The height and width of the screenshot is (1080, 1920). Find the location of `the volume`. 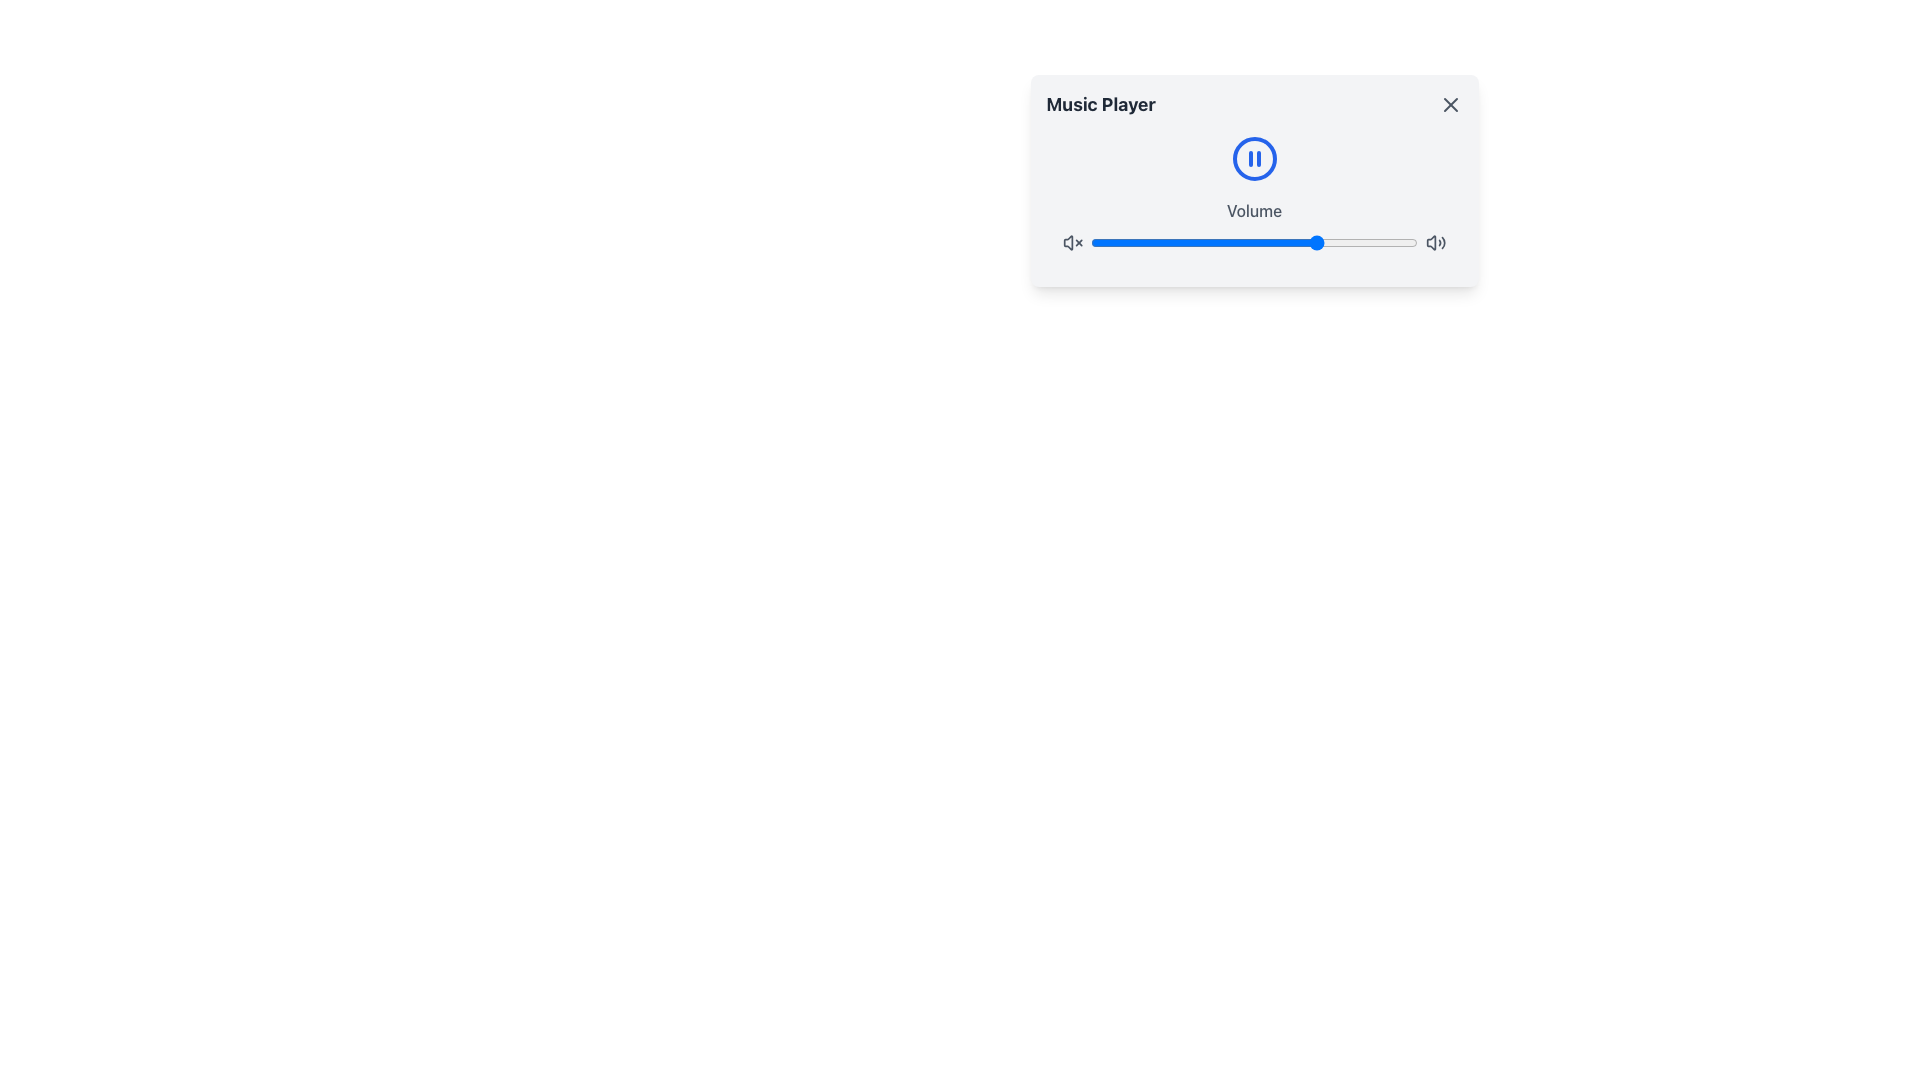

the volume is located at coordinates (1273, 242).